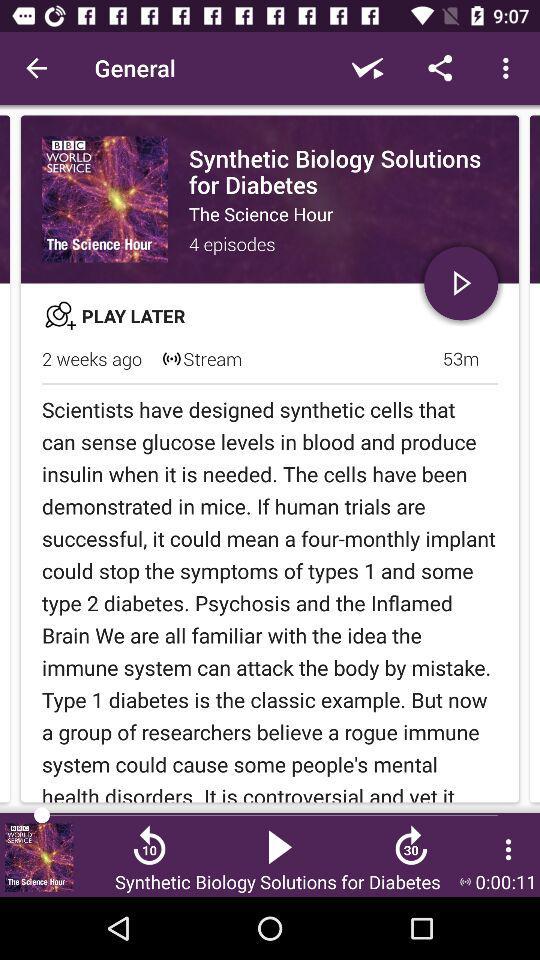 Image resolution: width=540 pixels, height=960 pixels. What do you see at coordinates (279, 853) in the screenshot?
I see `the play icon` at bounding box center [279, 853].